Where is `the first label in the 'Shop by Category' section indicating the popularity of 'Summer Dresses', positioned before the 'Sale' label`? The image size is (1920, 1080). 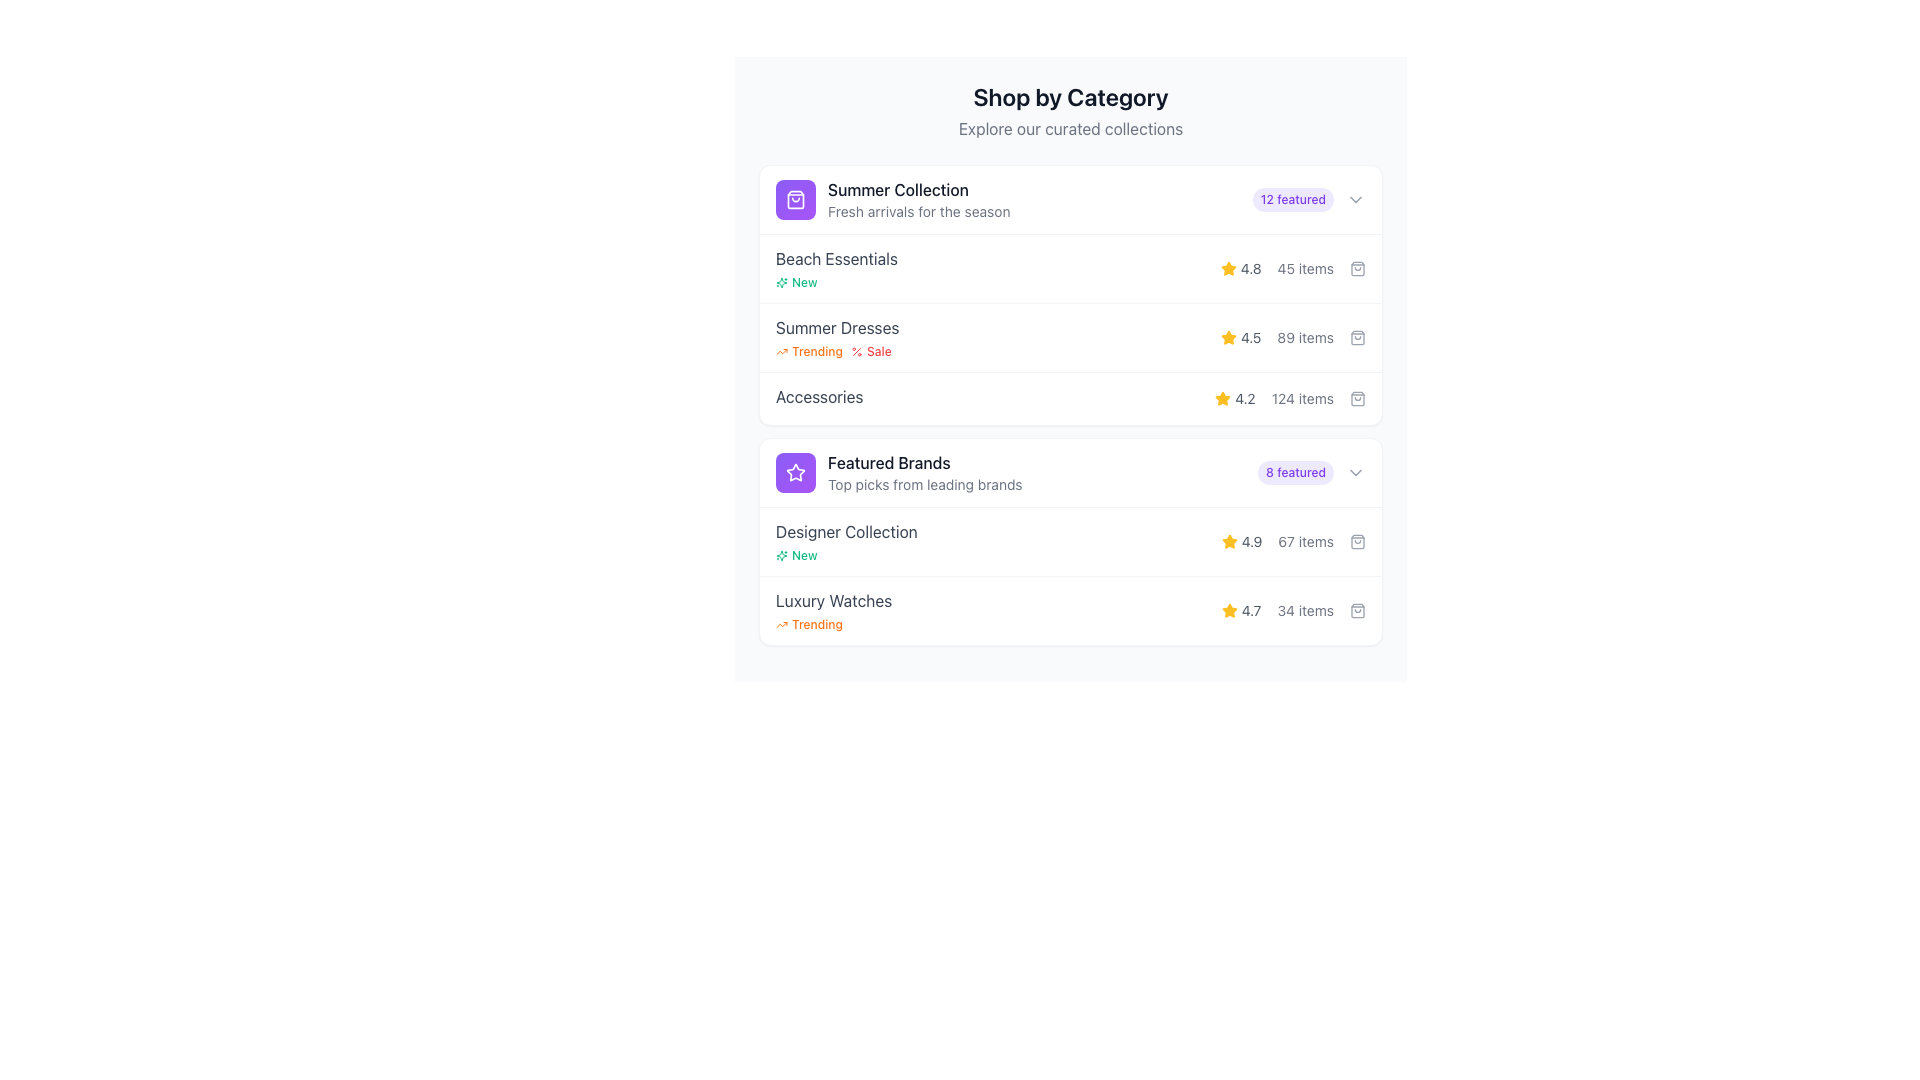 the first label in the 'Shop by Category' section indicating the popularity of 'Summer Dresses', positioned before the 'Sale' label is located at coordinates (809, 350).